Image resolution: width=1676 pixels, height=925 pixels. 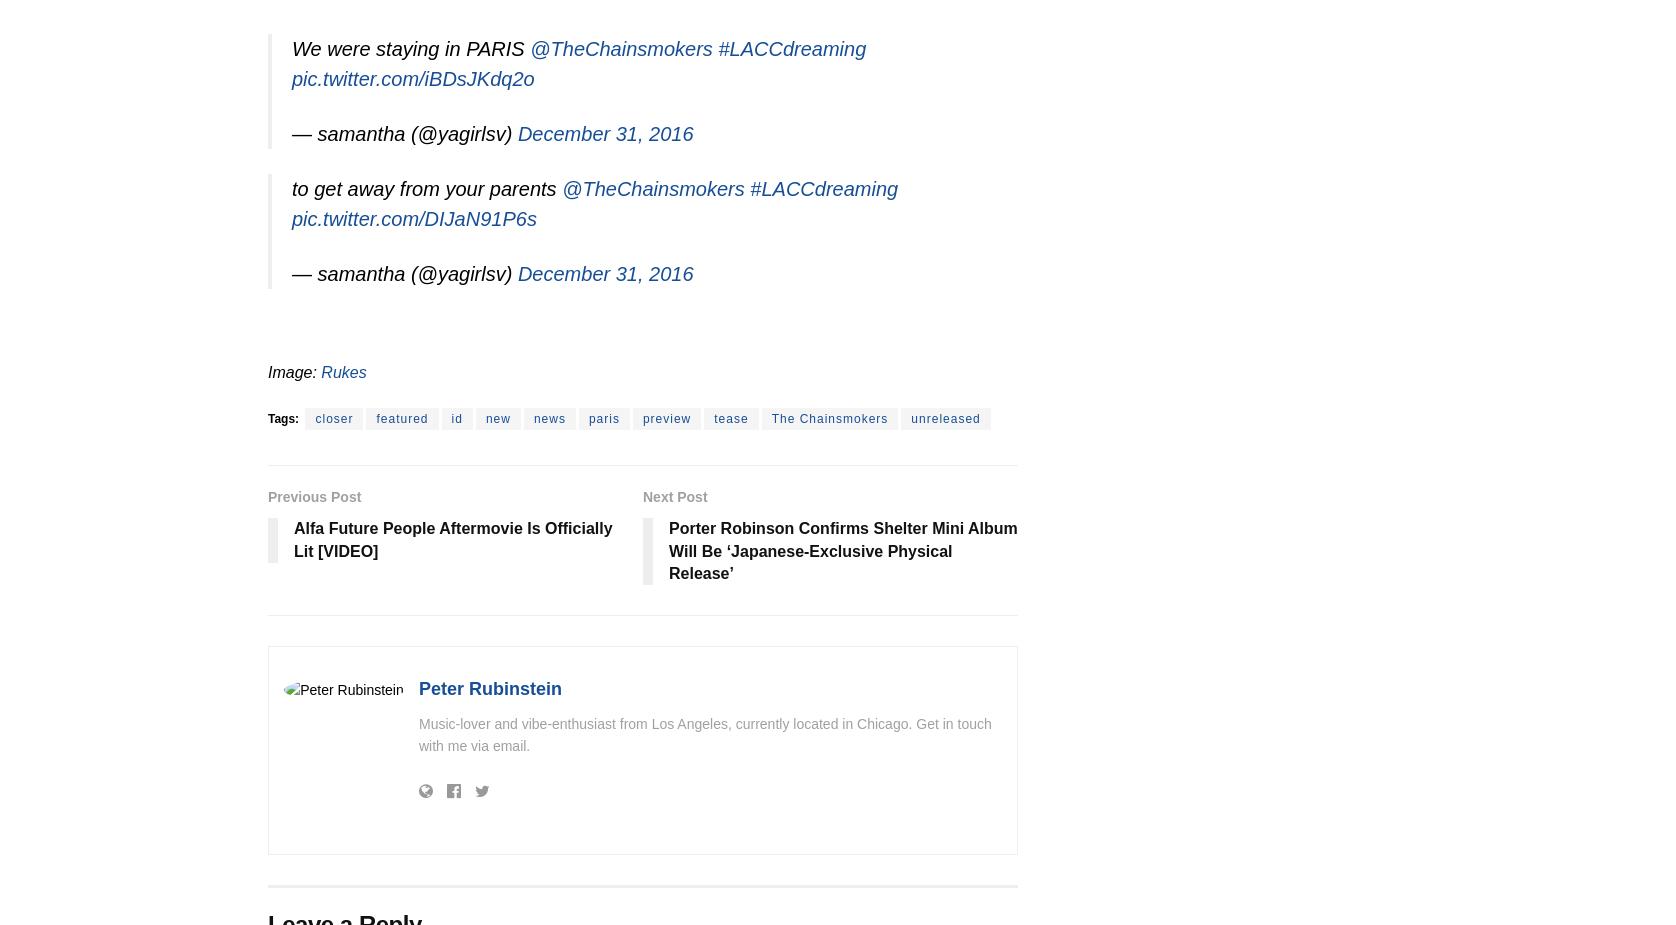 What do you see at coordinates (333, 417) in the screenshot?
I see `'closer'` at bounding box center [333, 417].